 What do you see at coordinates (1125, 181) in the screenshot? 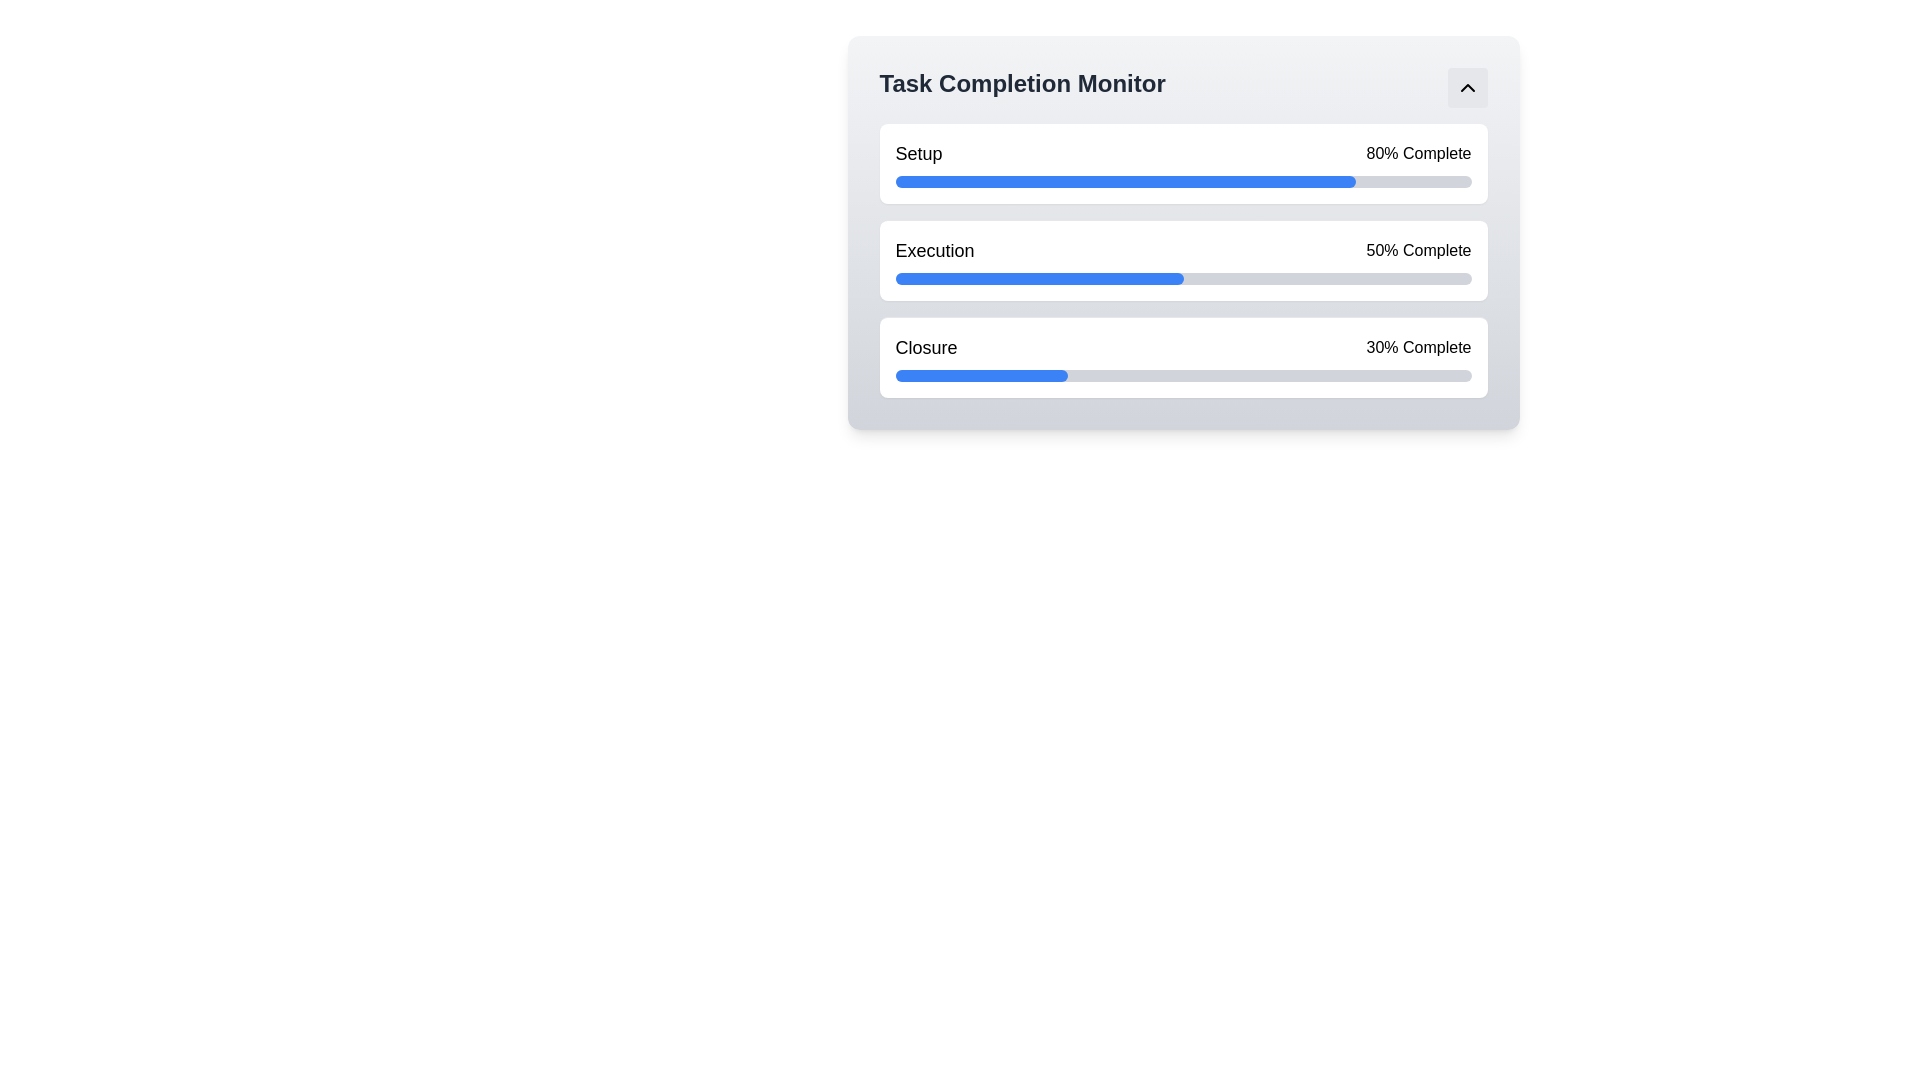
I see `the filled blue progress bar segment indicating 80% completion in the 'Setup' progress bar within the 'Task Completion Monitor' panel` at bounding box center [1125, 181].